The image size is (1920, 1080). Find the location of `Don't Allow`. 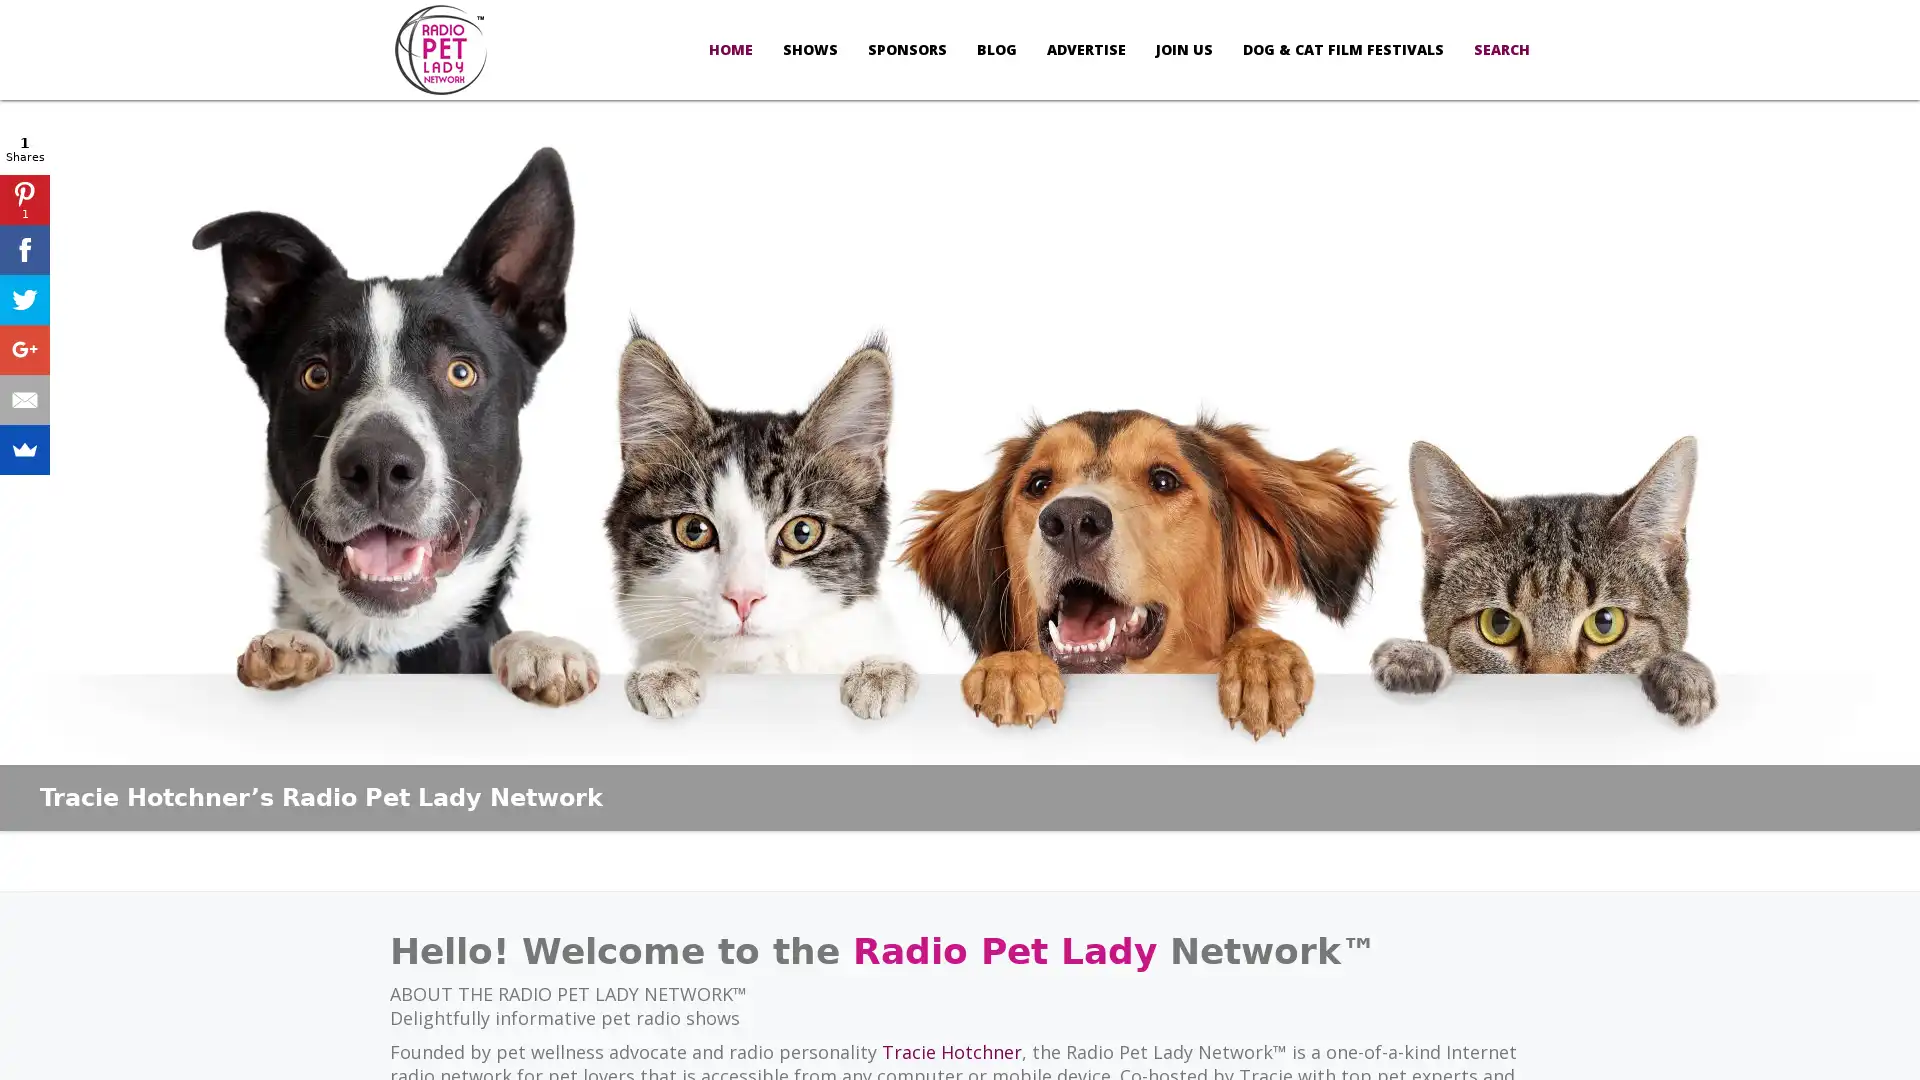

Don't Allow is located at coordinates (990, 115).